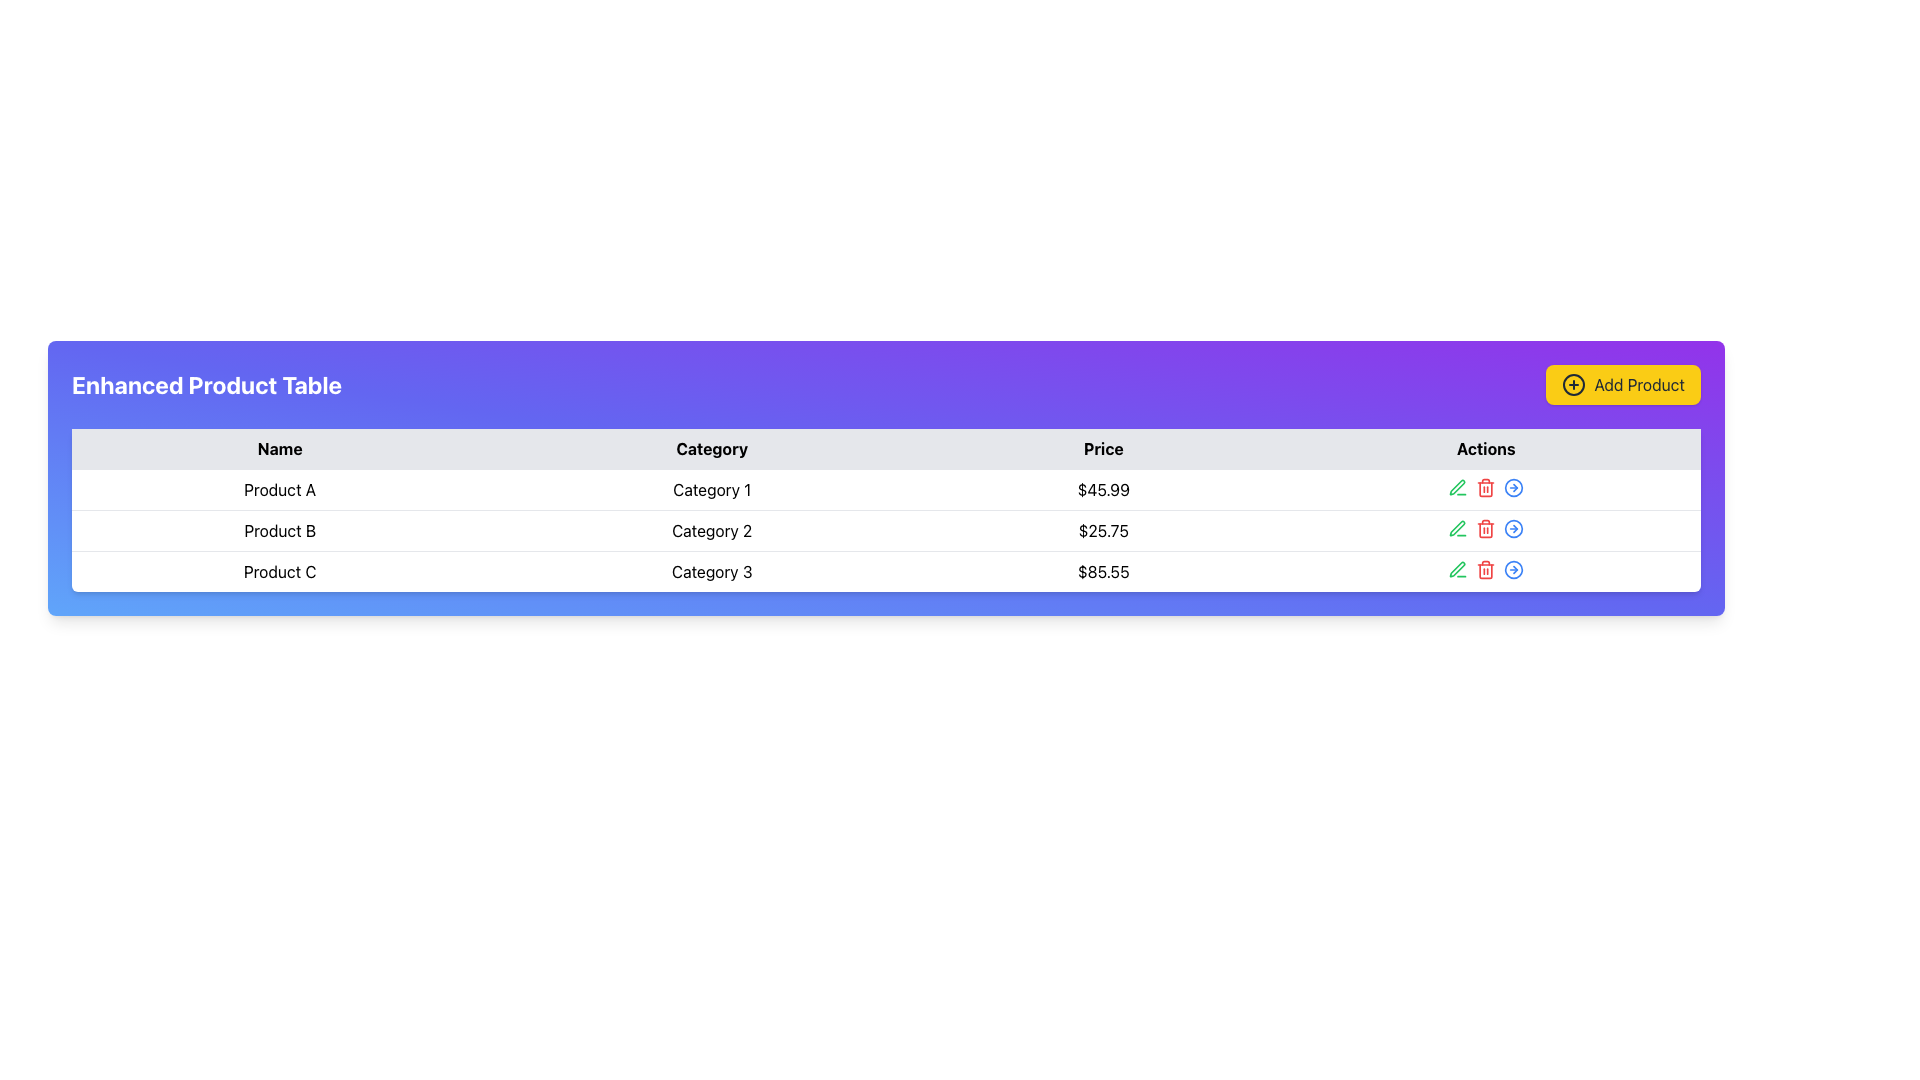  I want to click on text content of the label element that displays 'Category 1', located in the second column of the first row of a table, positioned between 'Product A' and '$45.99', so click(712, 489).